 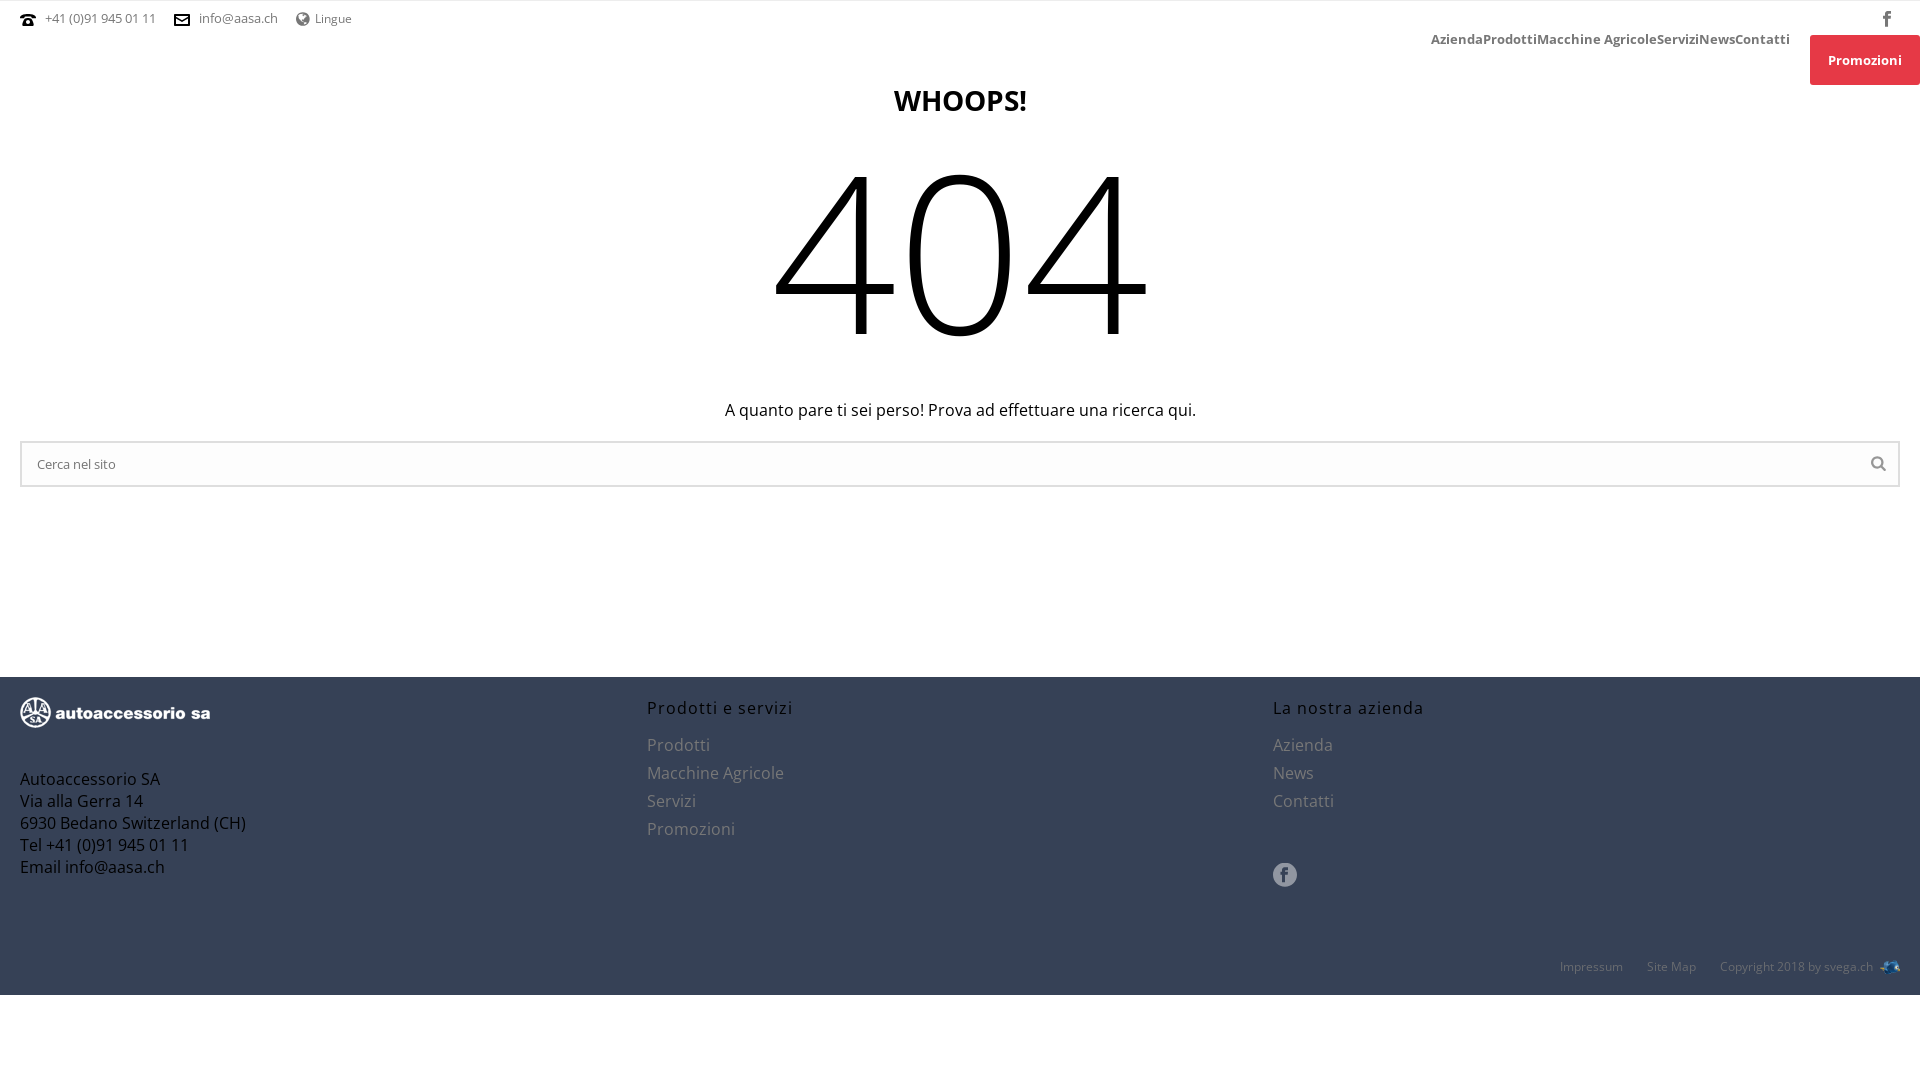 What do you see at coordinates (1671, 966) in the screenshot?
I see `'Site Map'` at bounding box center [1671, 966].